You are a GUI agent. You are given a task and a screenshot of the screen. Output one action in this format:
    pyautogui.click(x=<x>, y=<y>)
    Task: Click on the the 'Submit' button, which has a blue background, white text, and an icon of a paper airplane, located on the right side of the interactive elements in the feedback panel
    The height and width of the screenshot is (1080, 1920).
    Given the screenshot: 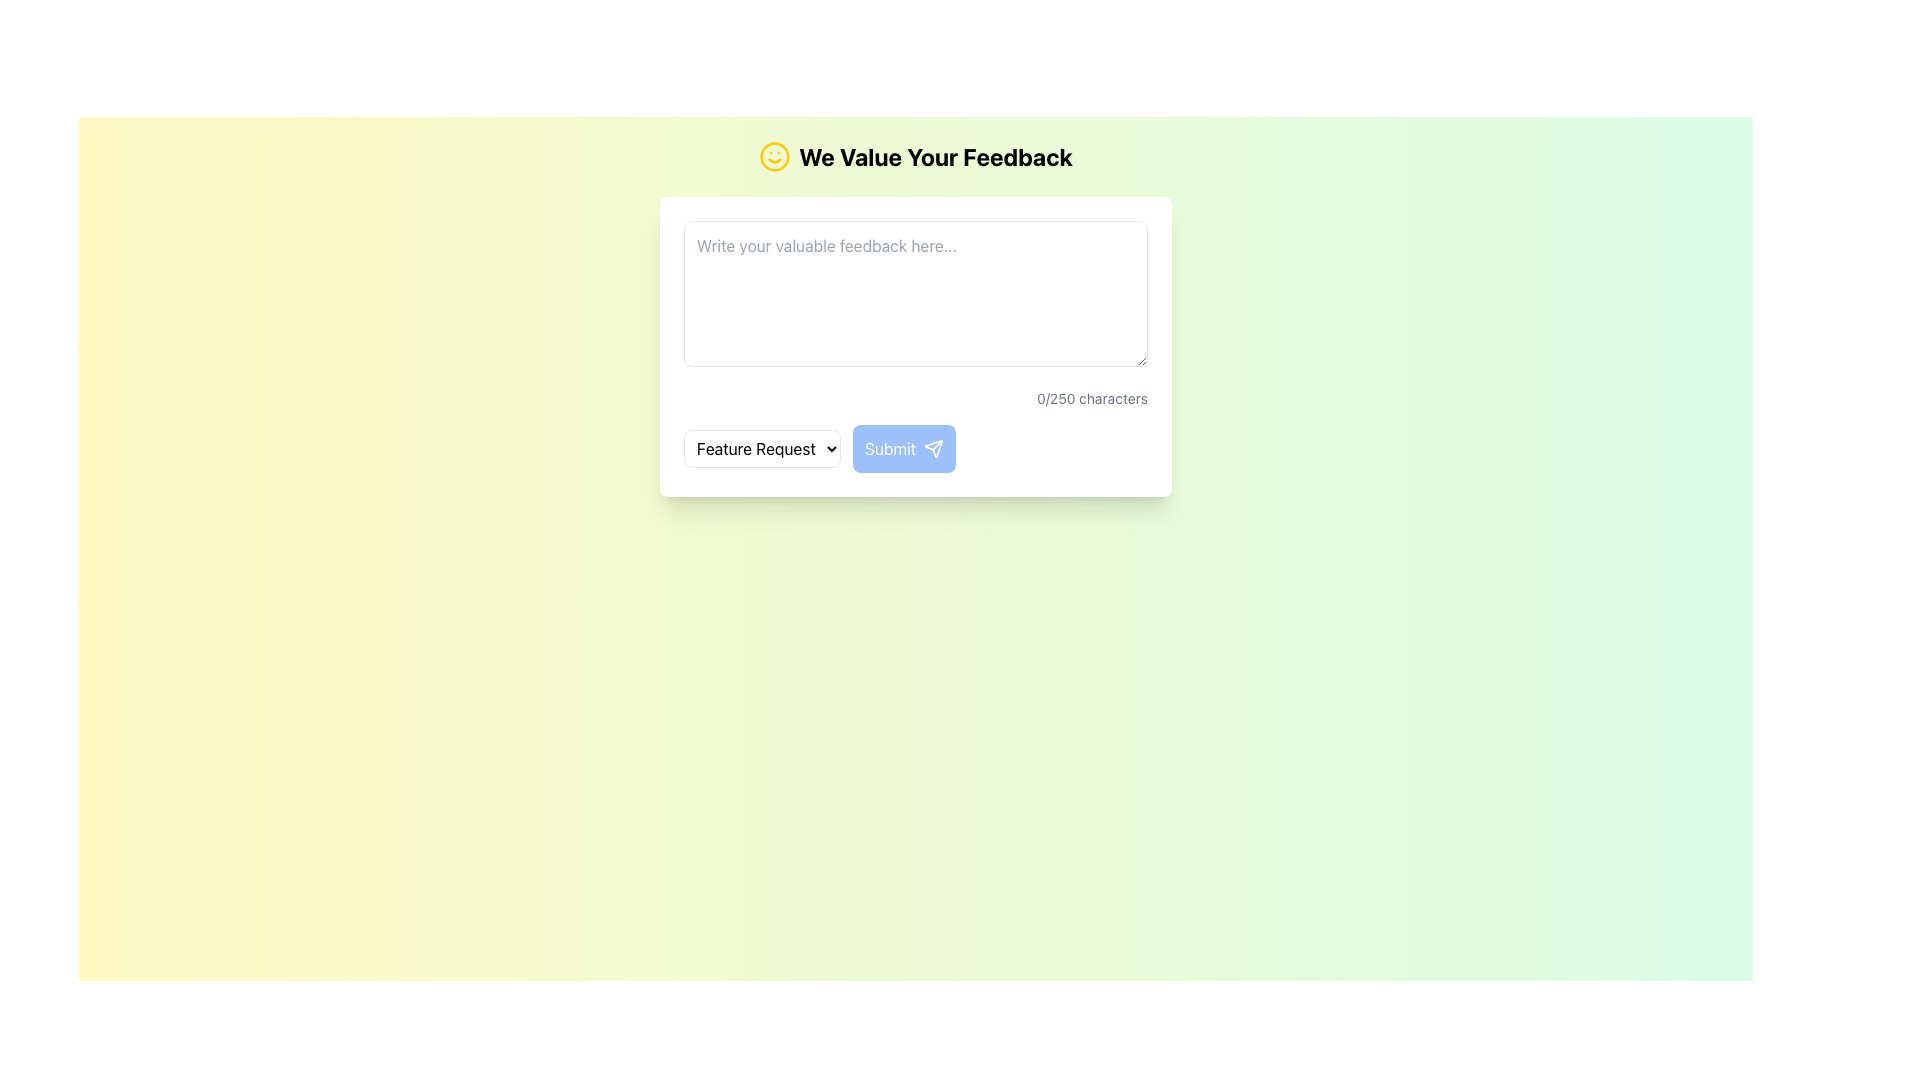 What is the action you would take?
    pyautogui.click(x=903, y=447)
    